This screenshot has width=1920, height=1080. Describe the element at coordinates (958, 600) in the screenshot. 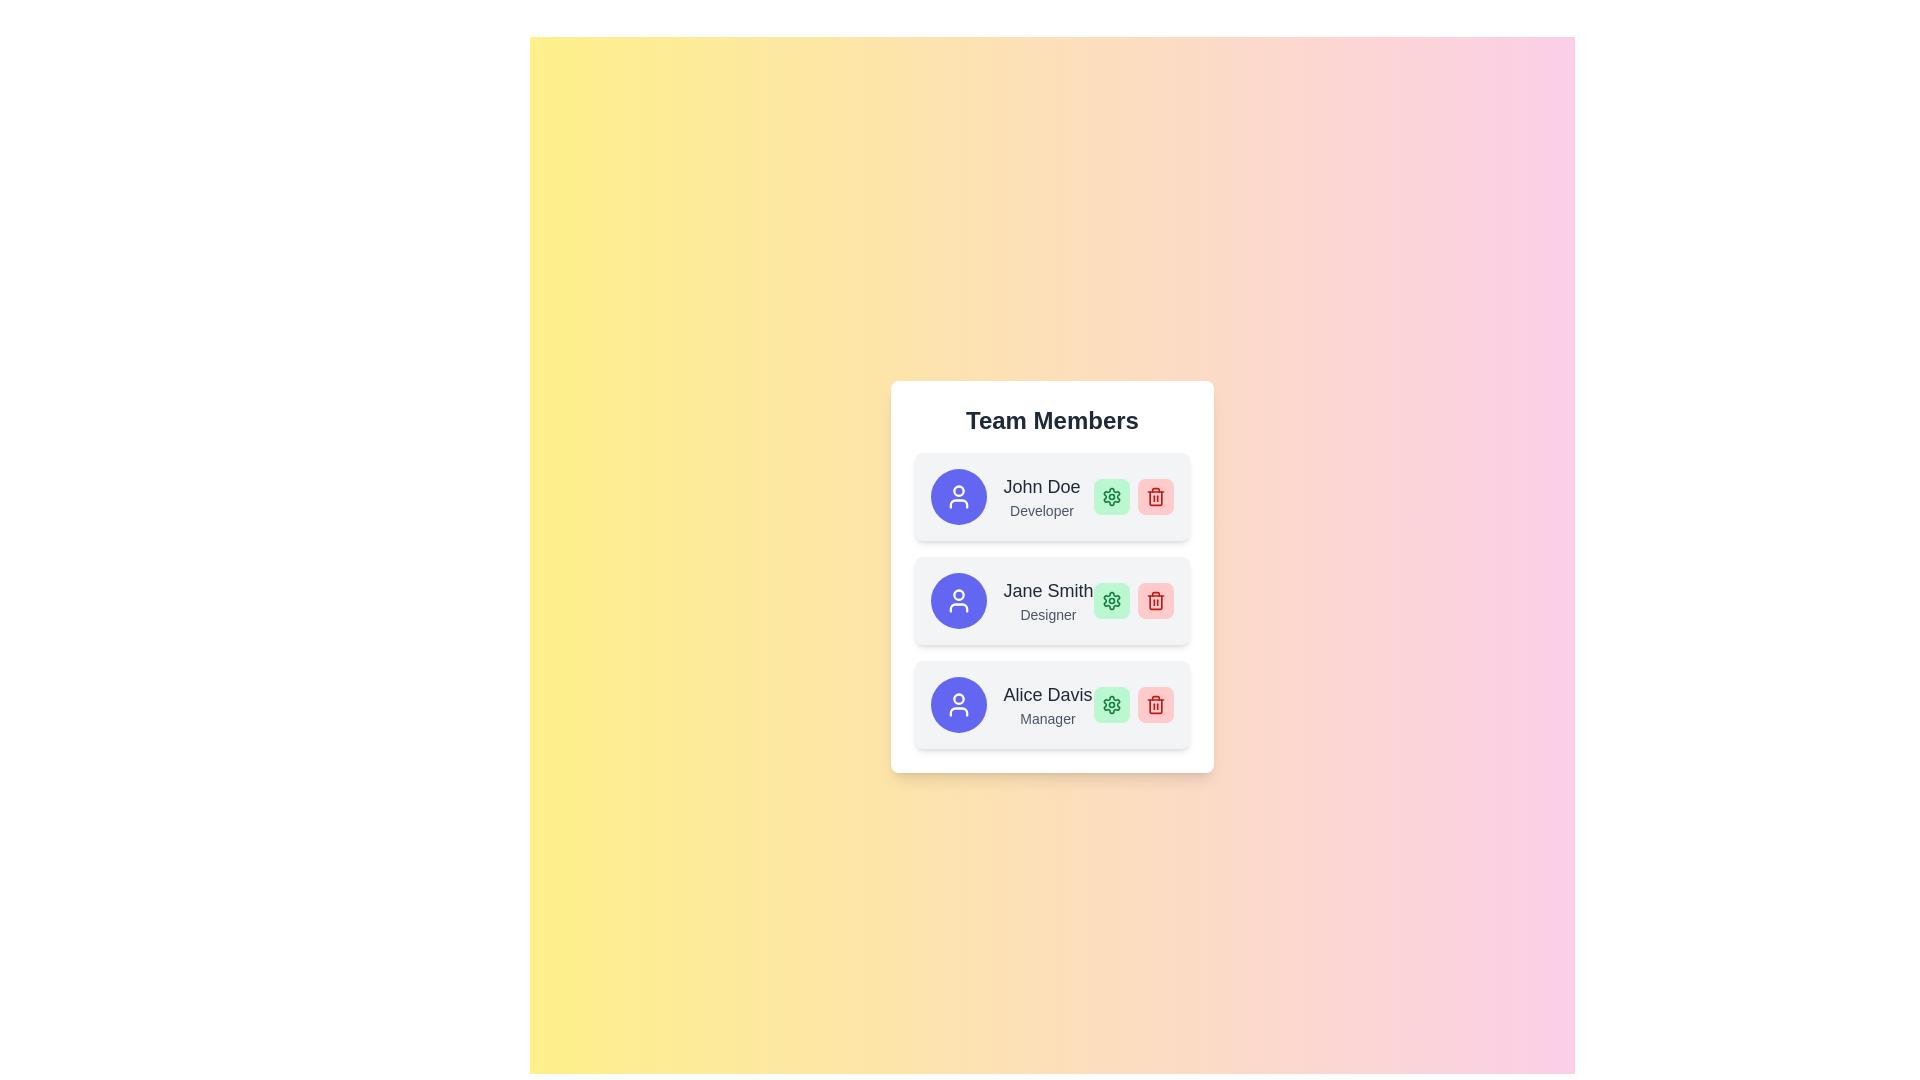

I see `the avatar representation of team member 'Jane Smith' located on the left side of the list item labeled 'Jane Smith, Designer'` at that location.